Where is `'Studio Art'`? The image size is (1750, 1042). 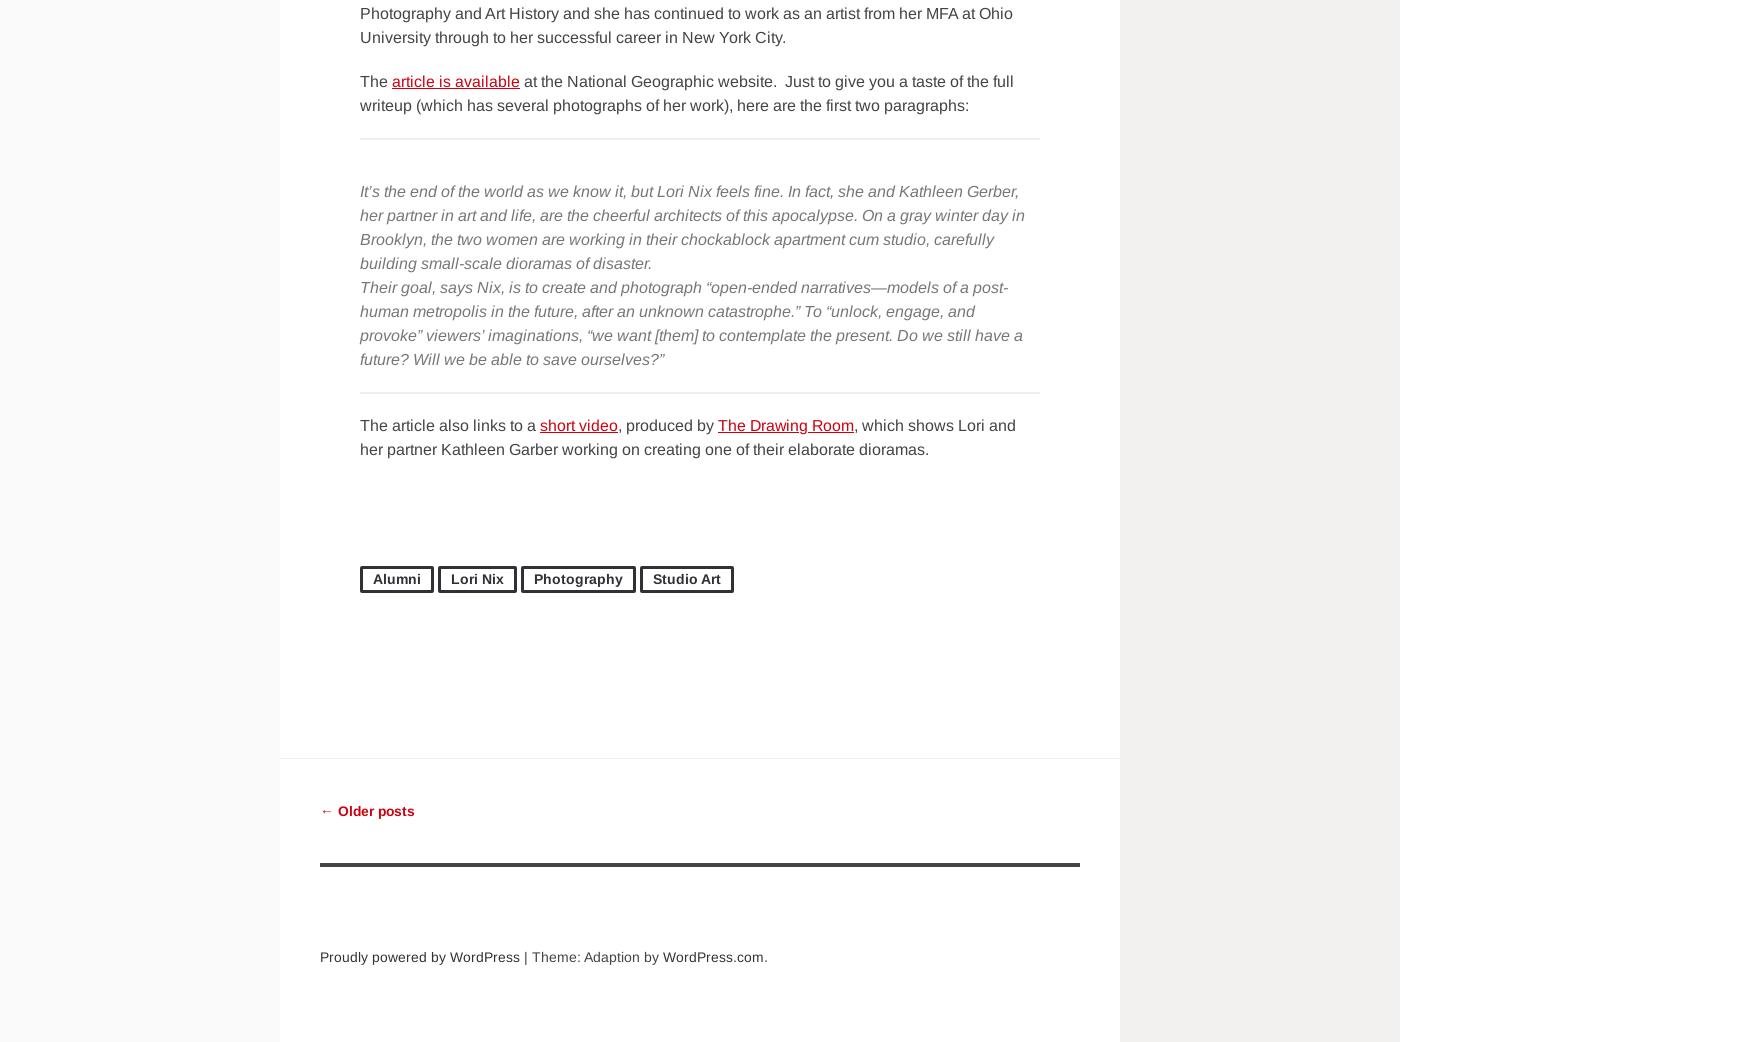
'Studio Art' is located at coordinates (651, 578).